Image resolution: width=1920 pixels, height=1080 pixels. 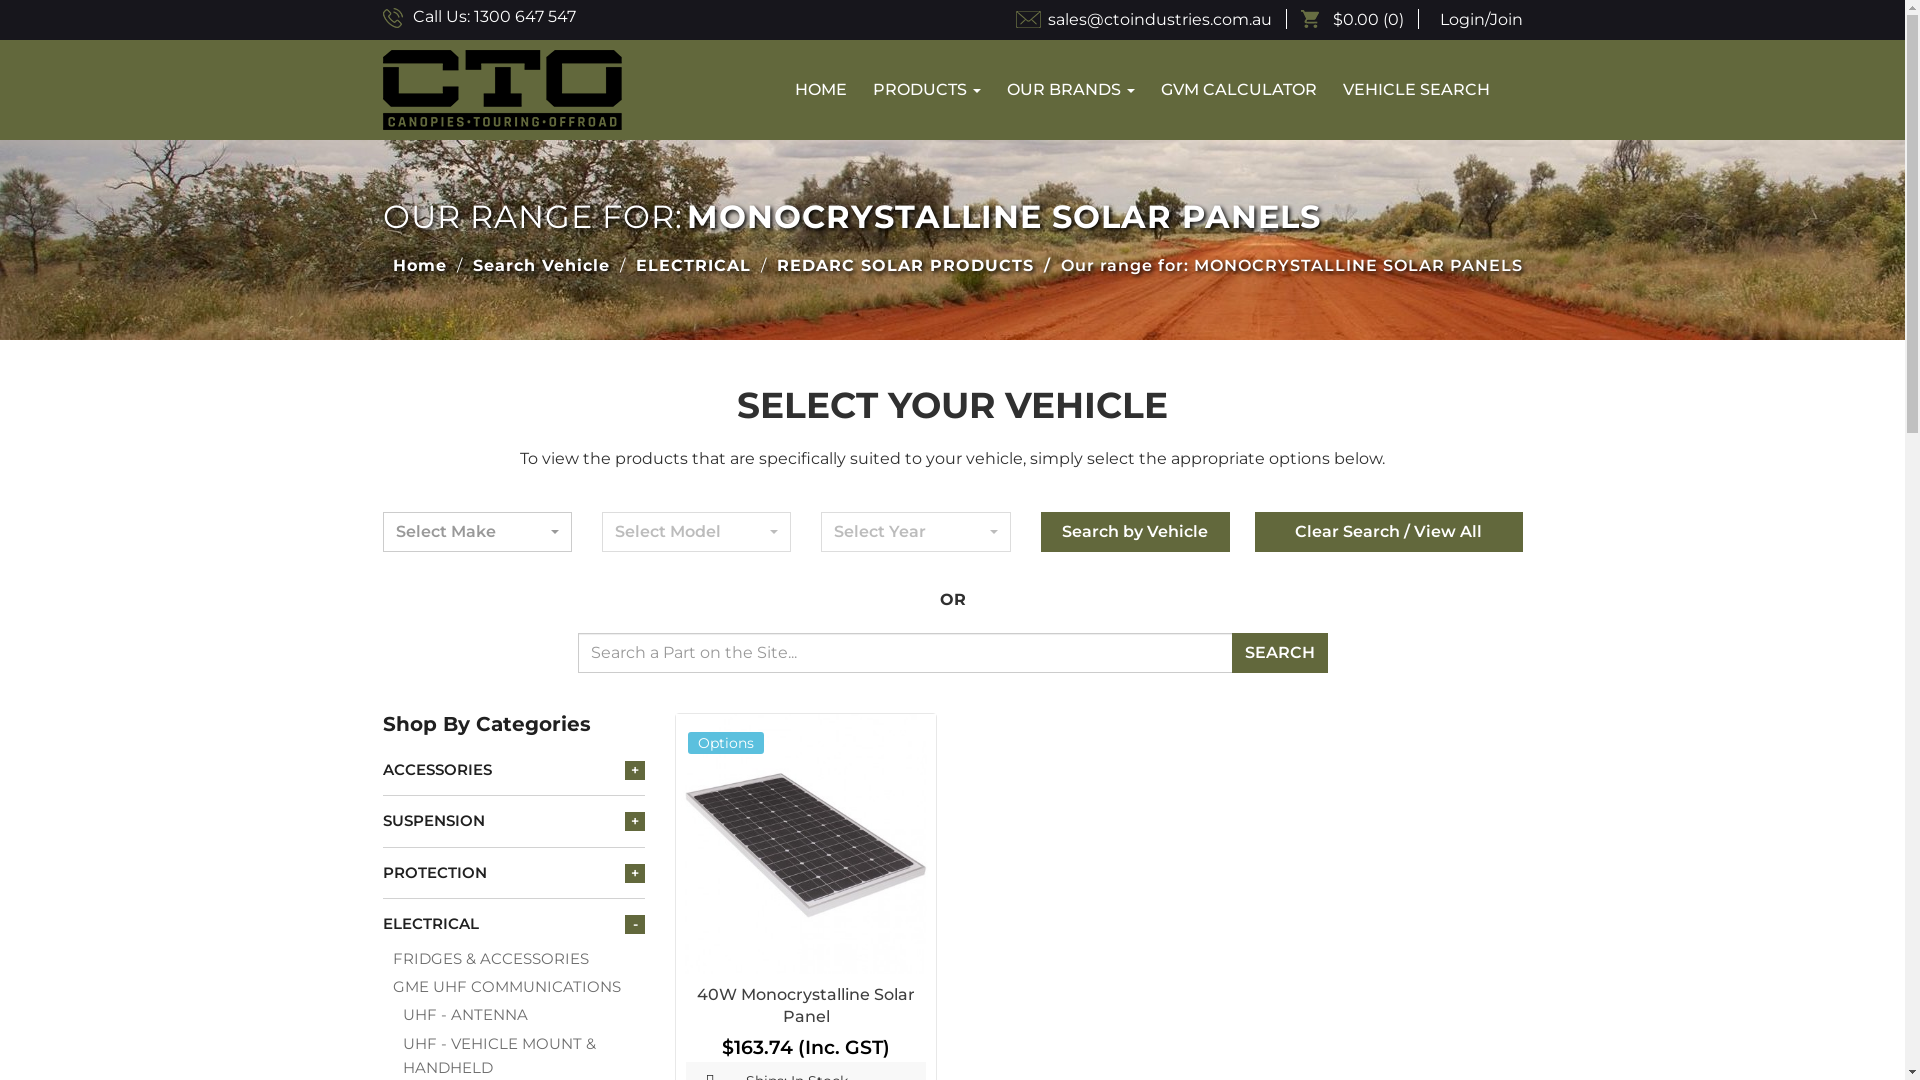 What do you see at coordinates (1231, 652) in the screenshot?
I see `'SEARCH'` at bounding box center [1231, 652].